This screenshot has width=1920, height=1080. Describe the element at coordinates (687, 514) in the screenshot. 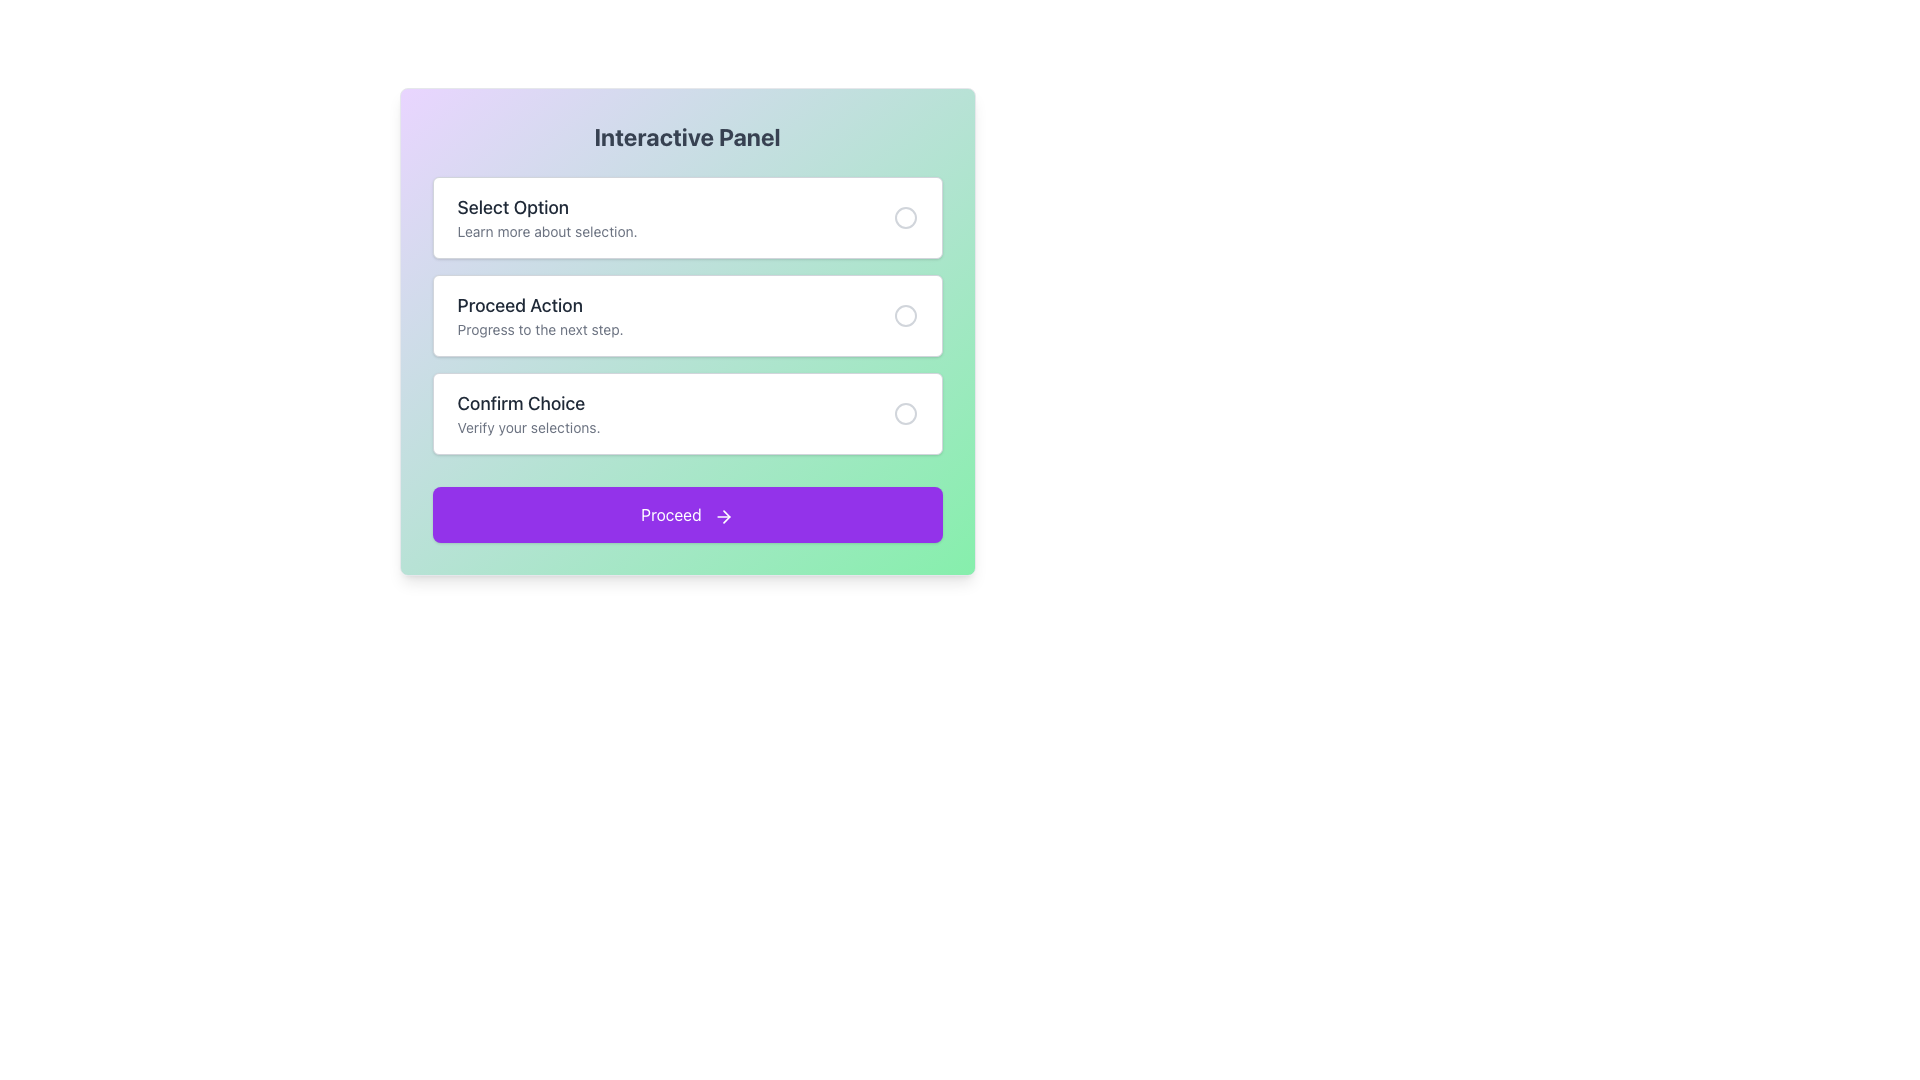

I see `the call-to-action button located at the bottom of the interactive panel to proceed to the next step` at that location.